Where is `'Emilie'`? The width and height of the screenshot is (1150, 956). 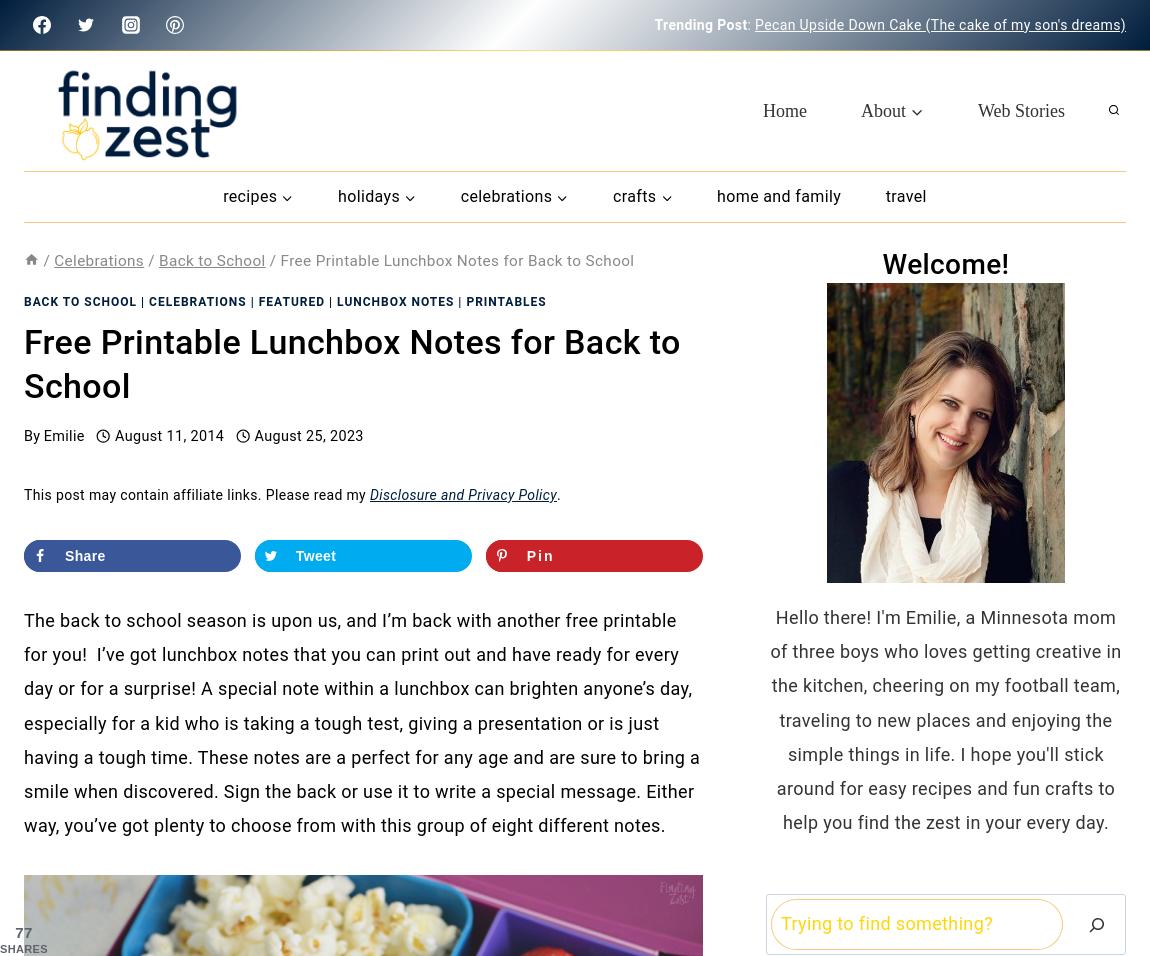
'Emilie' is located at coordinates (62, 435).